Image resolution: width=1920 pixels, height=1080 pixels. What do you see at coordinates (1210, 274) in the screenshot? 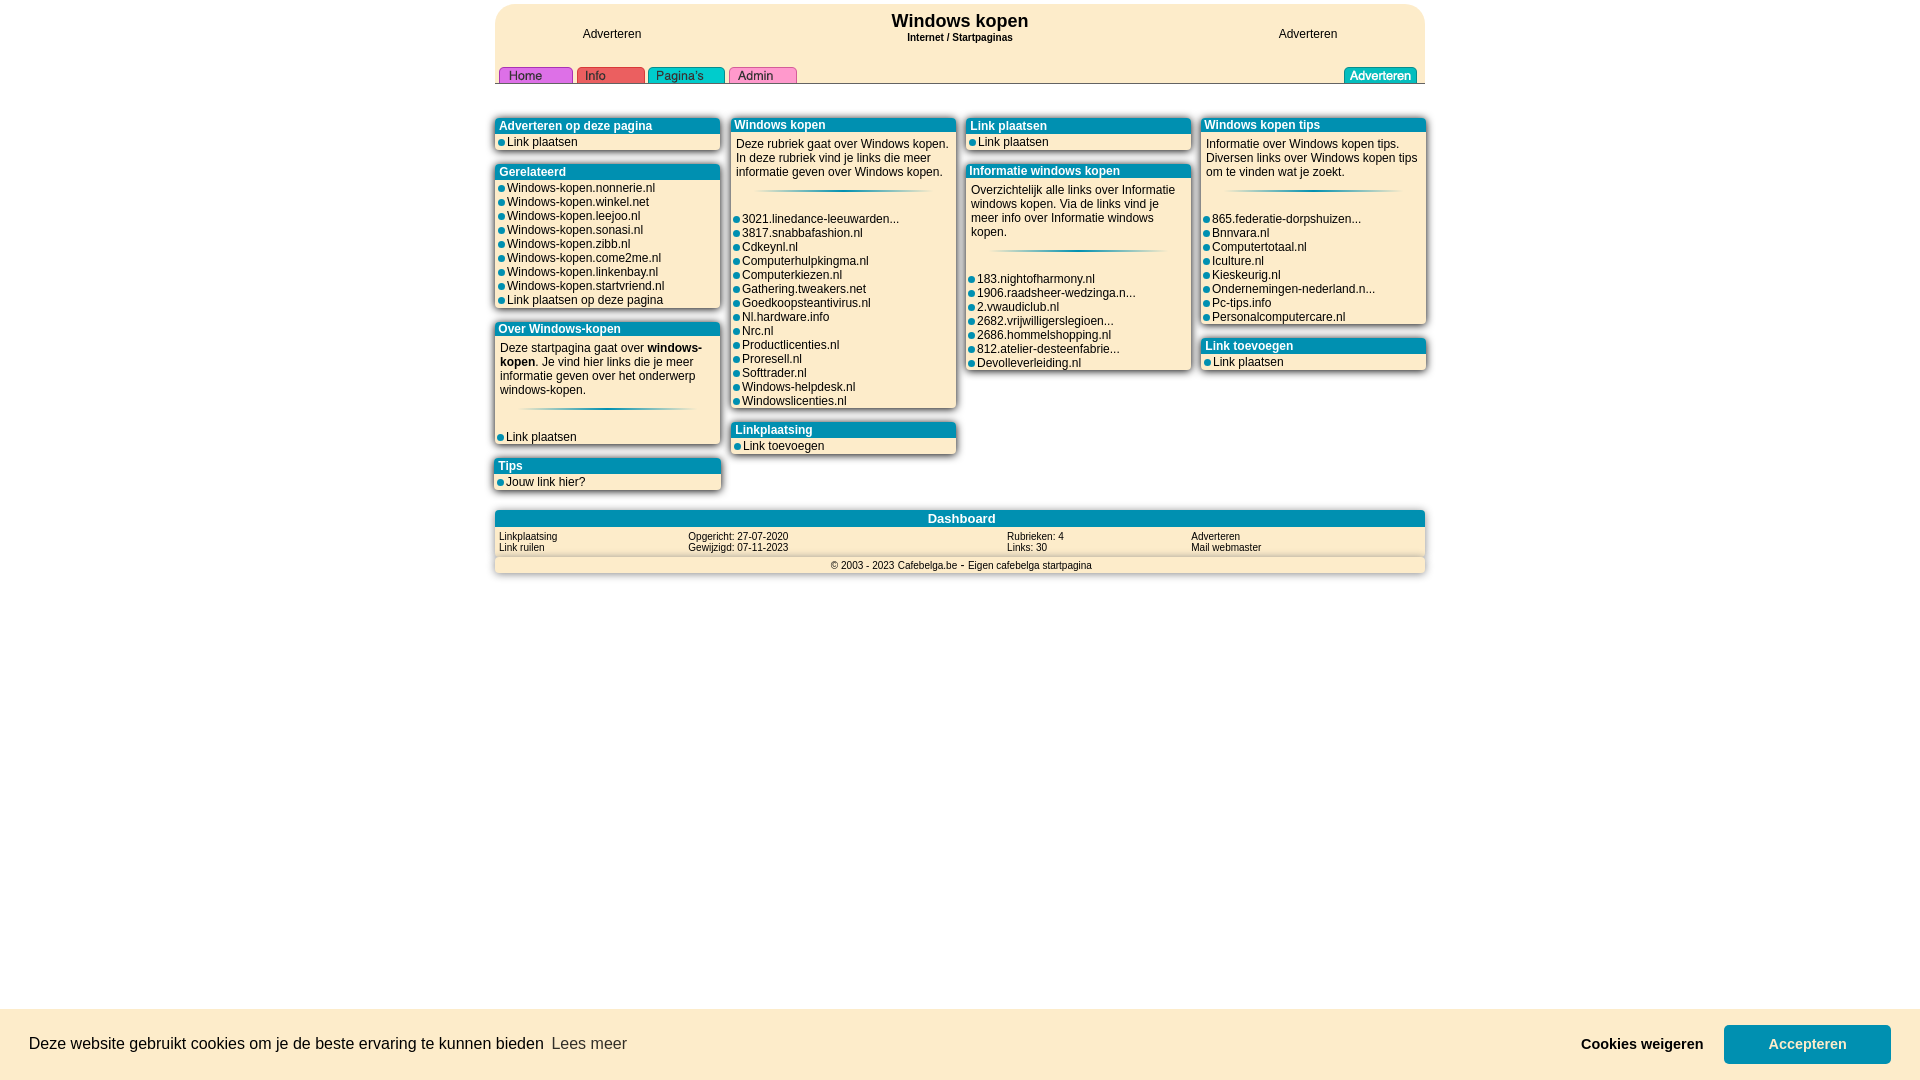
I see `'Kieskeurig.nl'` at bounding box center [1210, 274].